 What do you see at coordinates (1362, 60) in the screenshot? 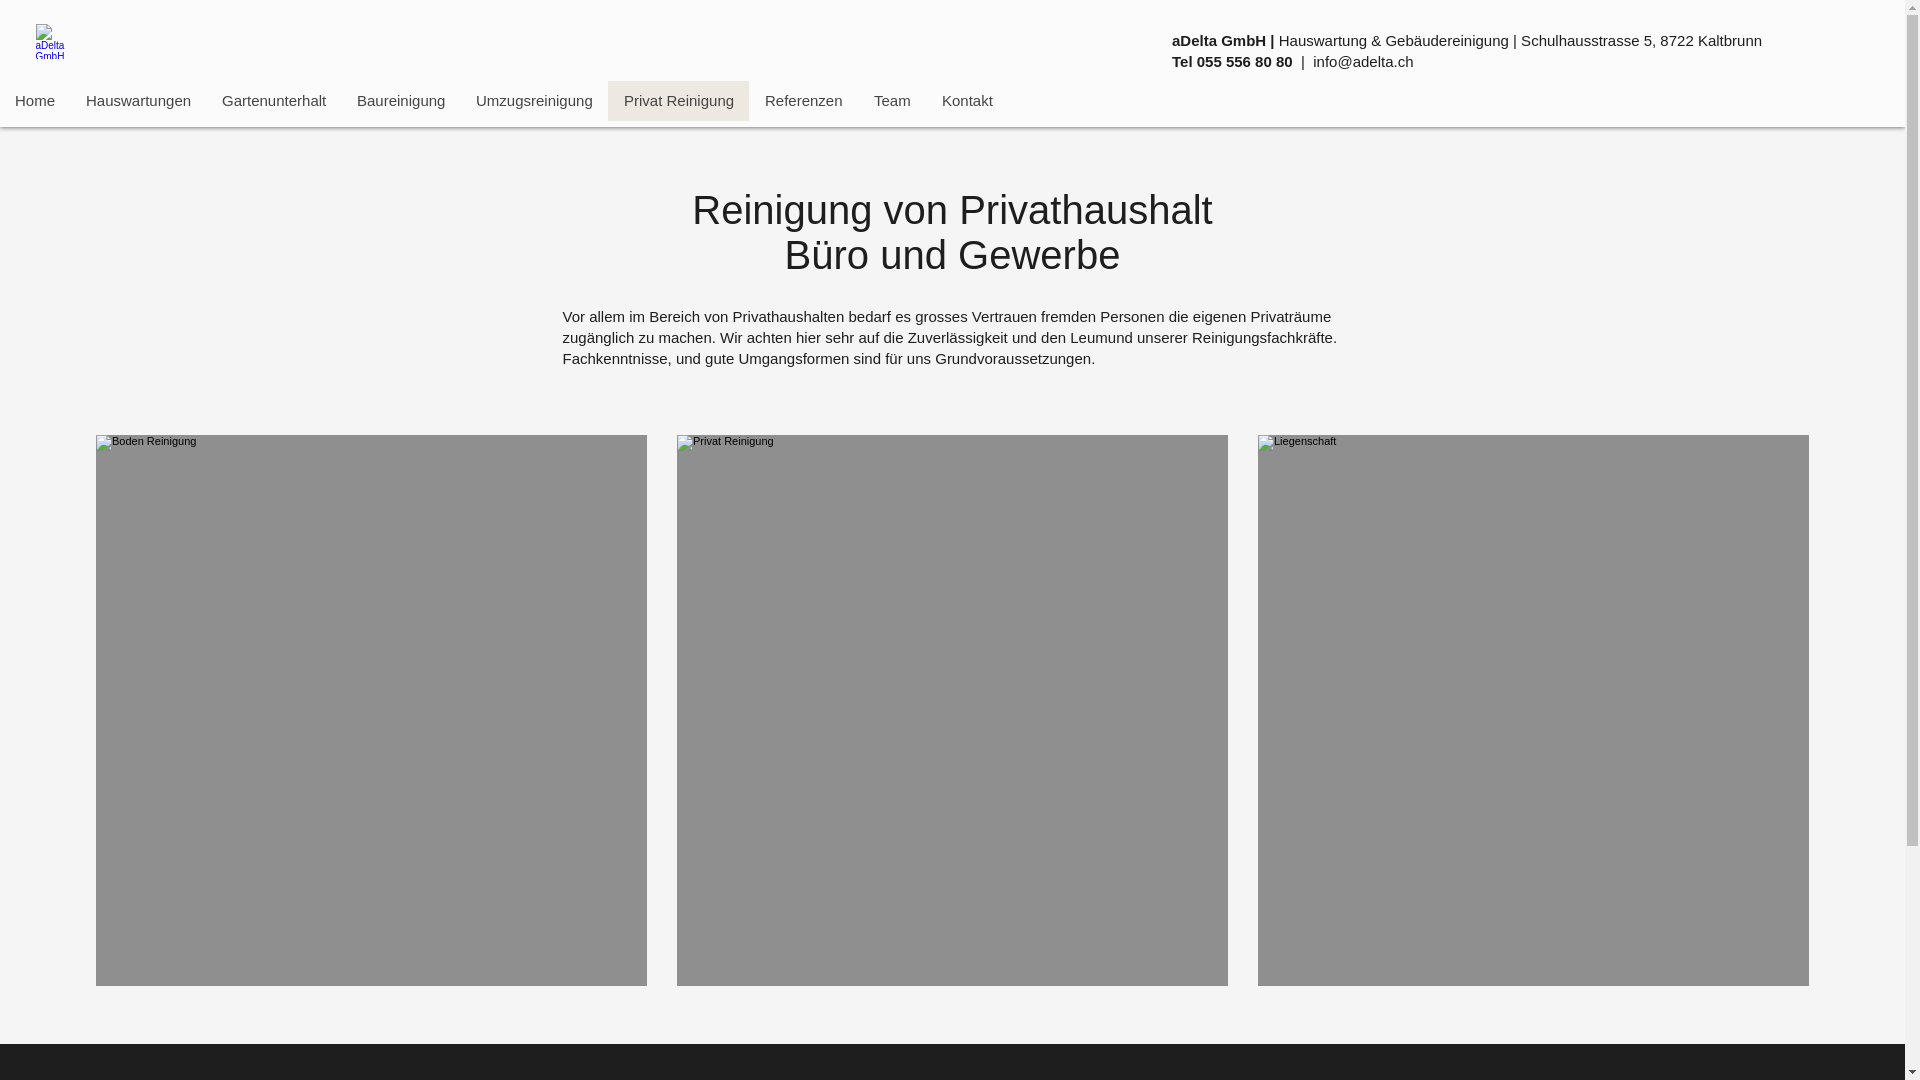
I see `'info@adelta.ch'` at bounding box center [1362, 60].